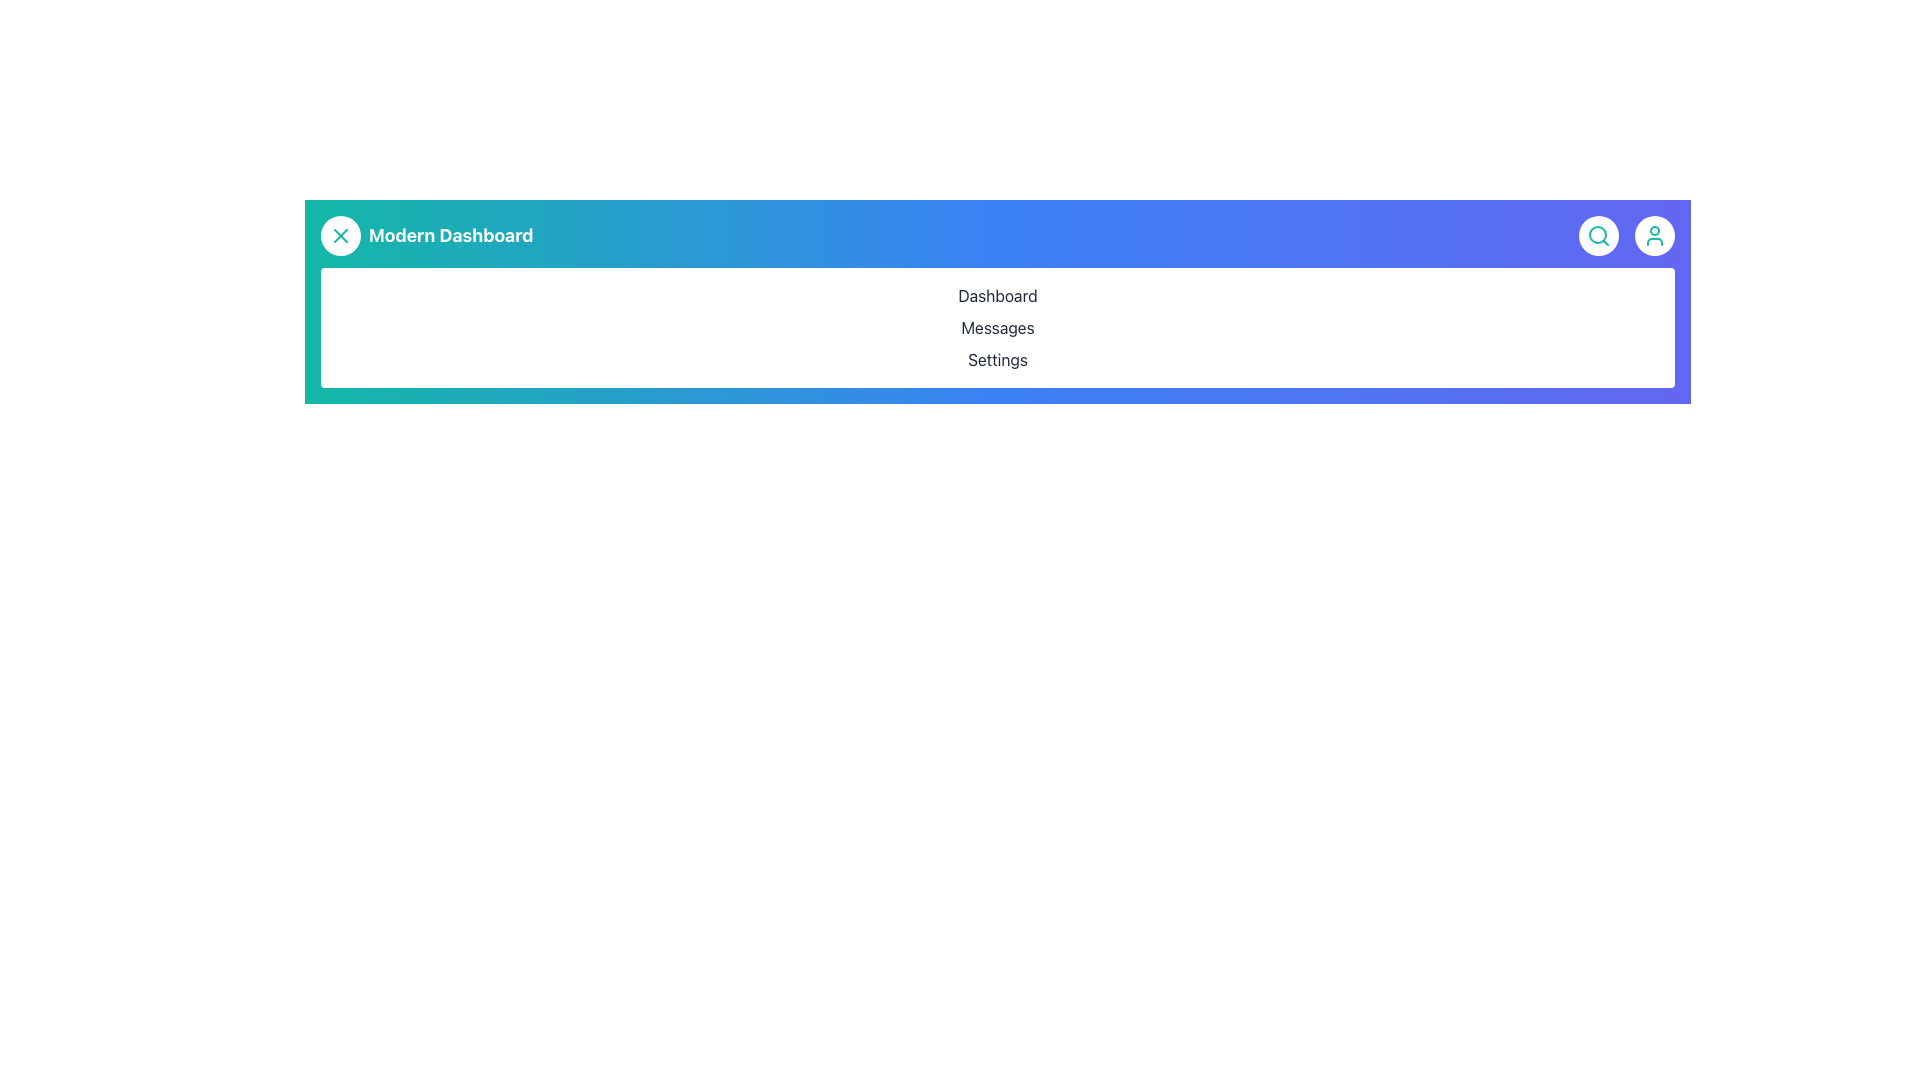  What do you see at coordinates (340, 234) in the screenshot?
I see `the circular button containing the 'X' icon` at bounding box center [340, 234].